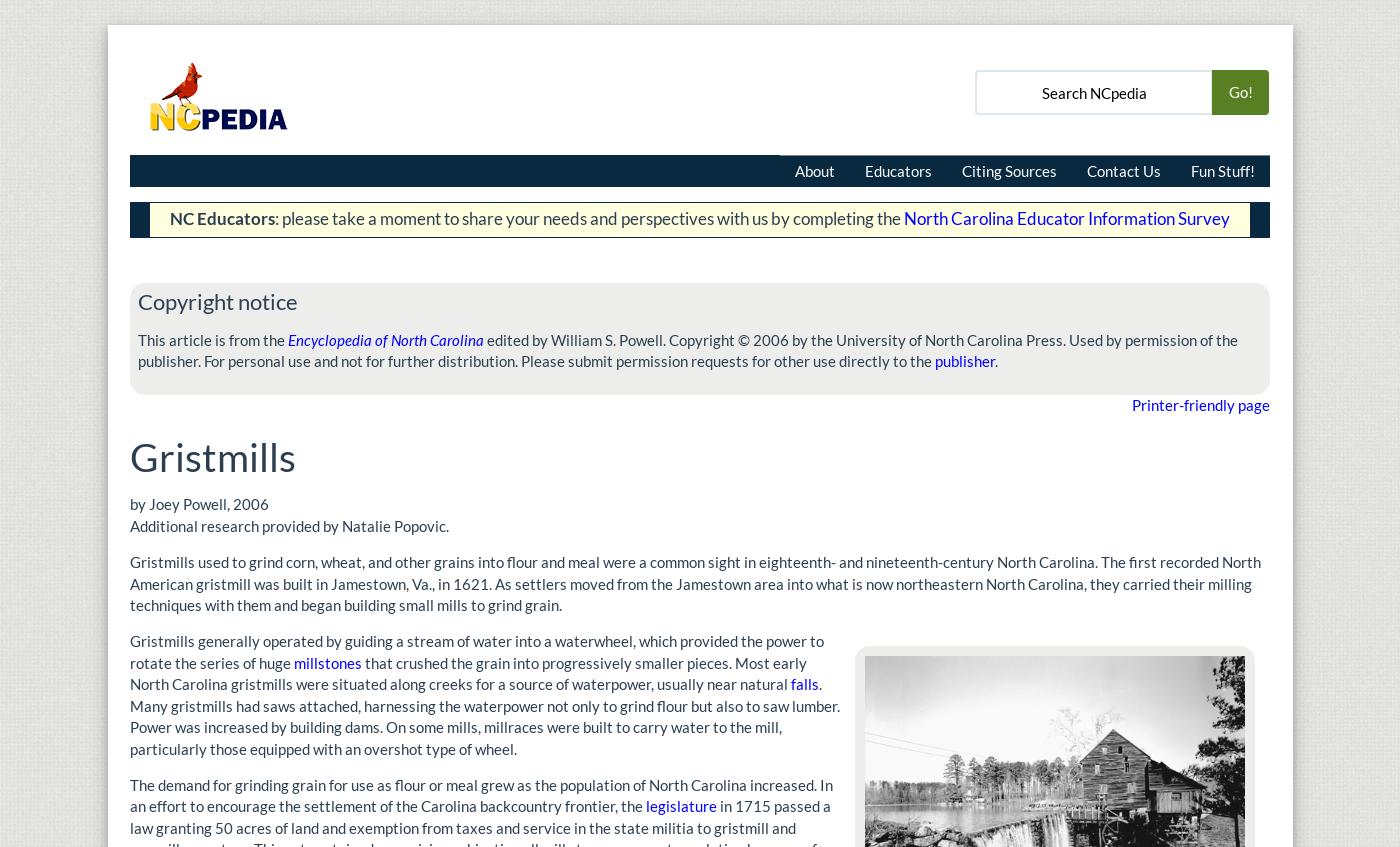 The width and height of the screenshot is (1400, 847). What do you see at coordinates (964, 360) in the screenshot?
I see `'publisher'` at bounding box center [964, 360].